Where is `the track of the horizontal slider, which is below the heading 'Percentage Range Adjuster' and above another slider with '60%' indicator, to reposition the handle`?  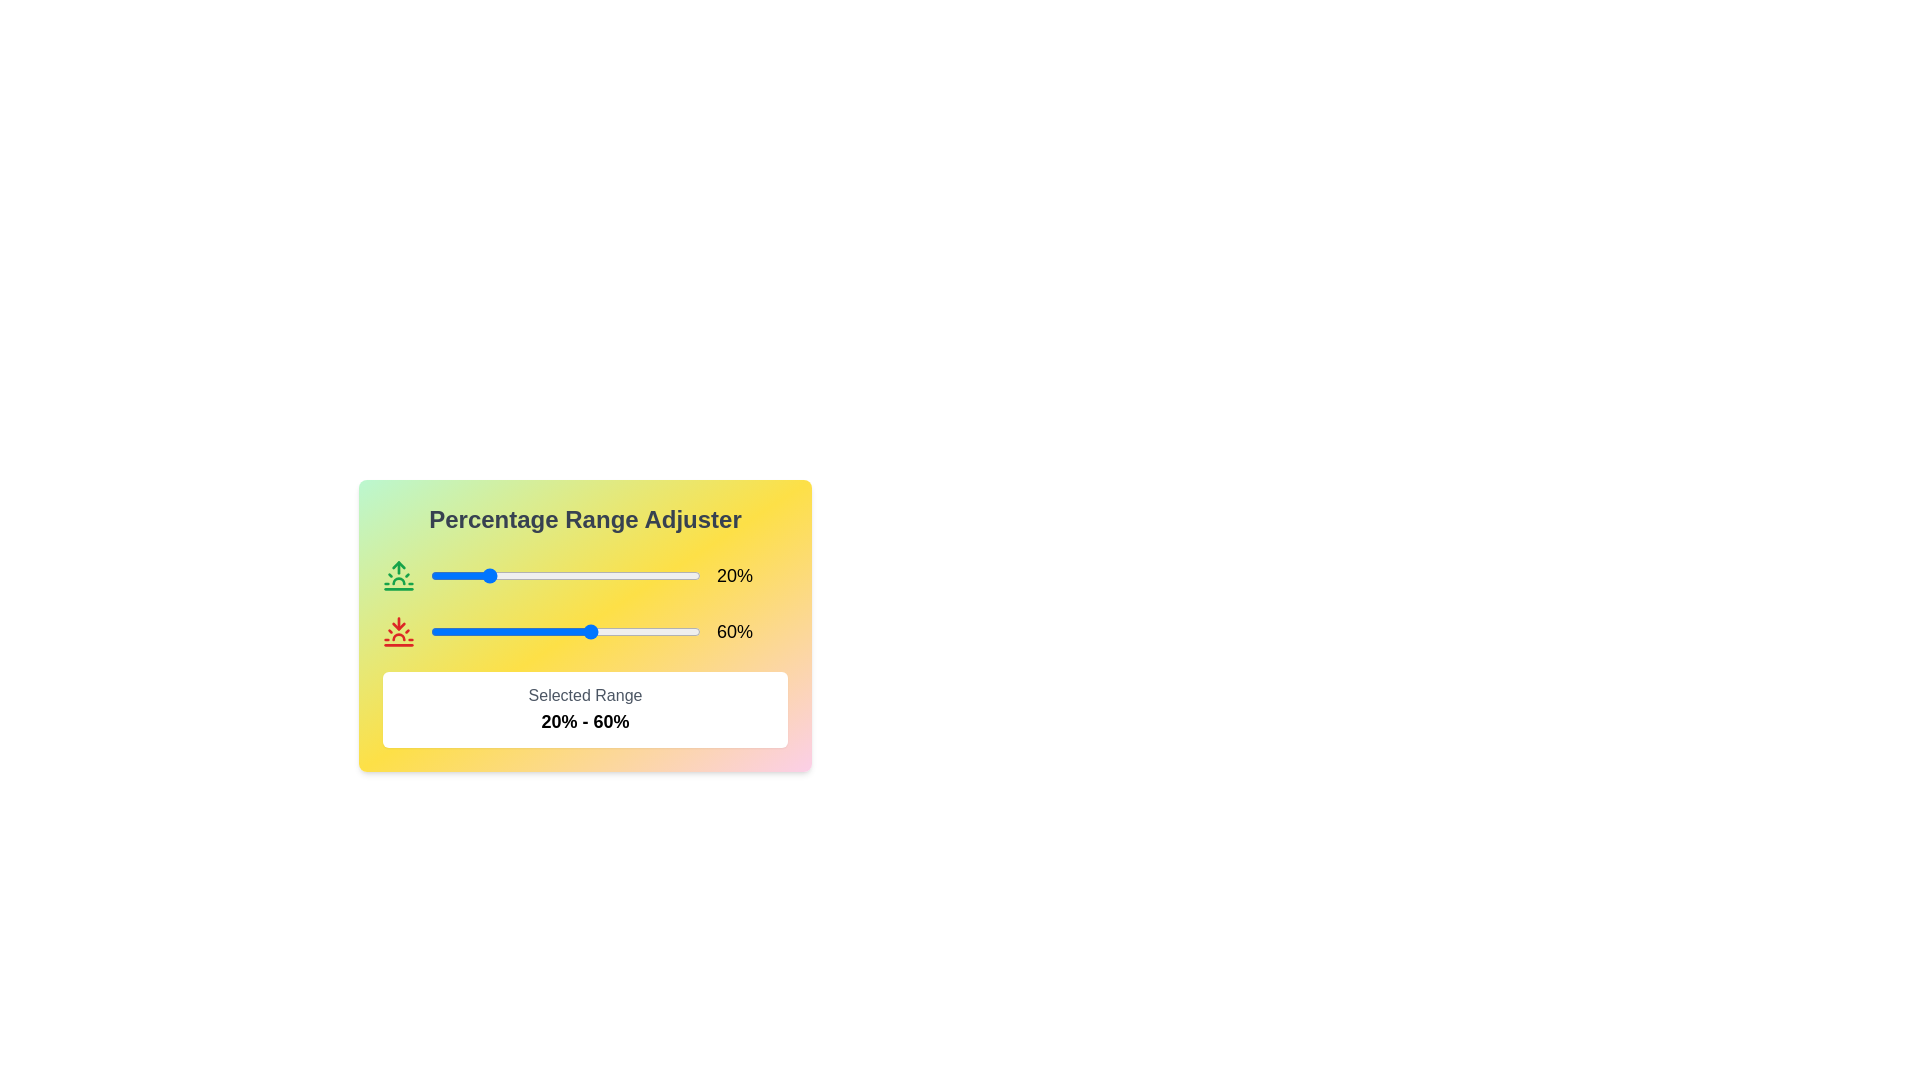
the track of the horizontal slider, which is below the heading 'Percentage Range Adjuster' and above another slider with '60%' indicator, to reposition the handle is located at coordinates (584, 575).